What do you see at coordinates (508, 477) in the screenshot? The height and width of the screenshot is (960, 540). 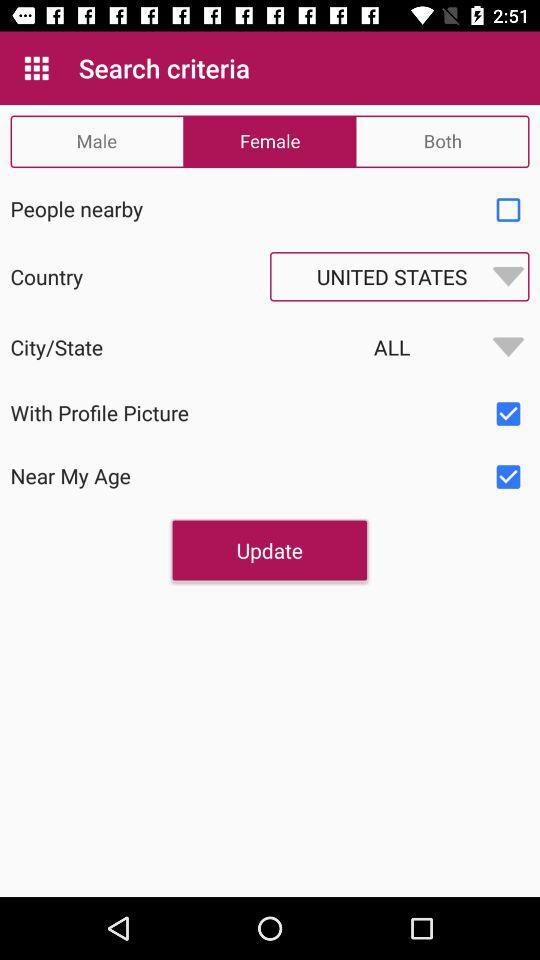 I see `near my age option` at bounding box center [508, 477].